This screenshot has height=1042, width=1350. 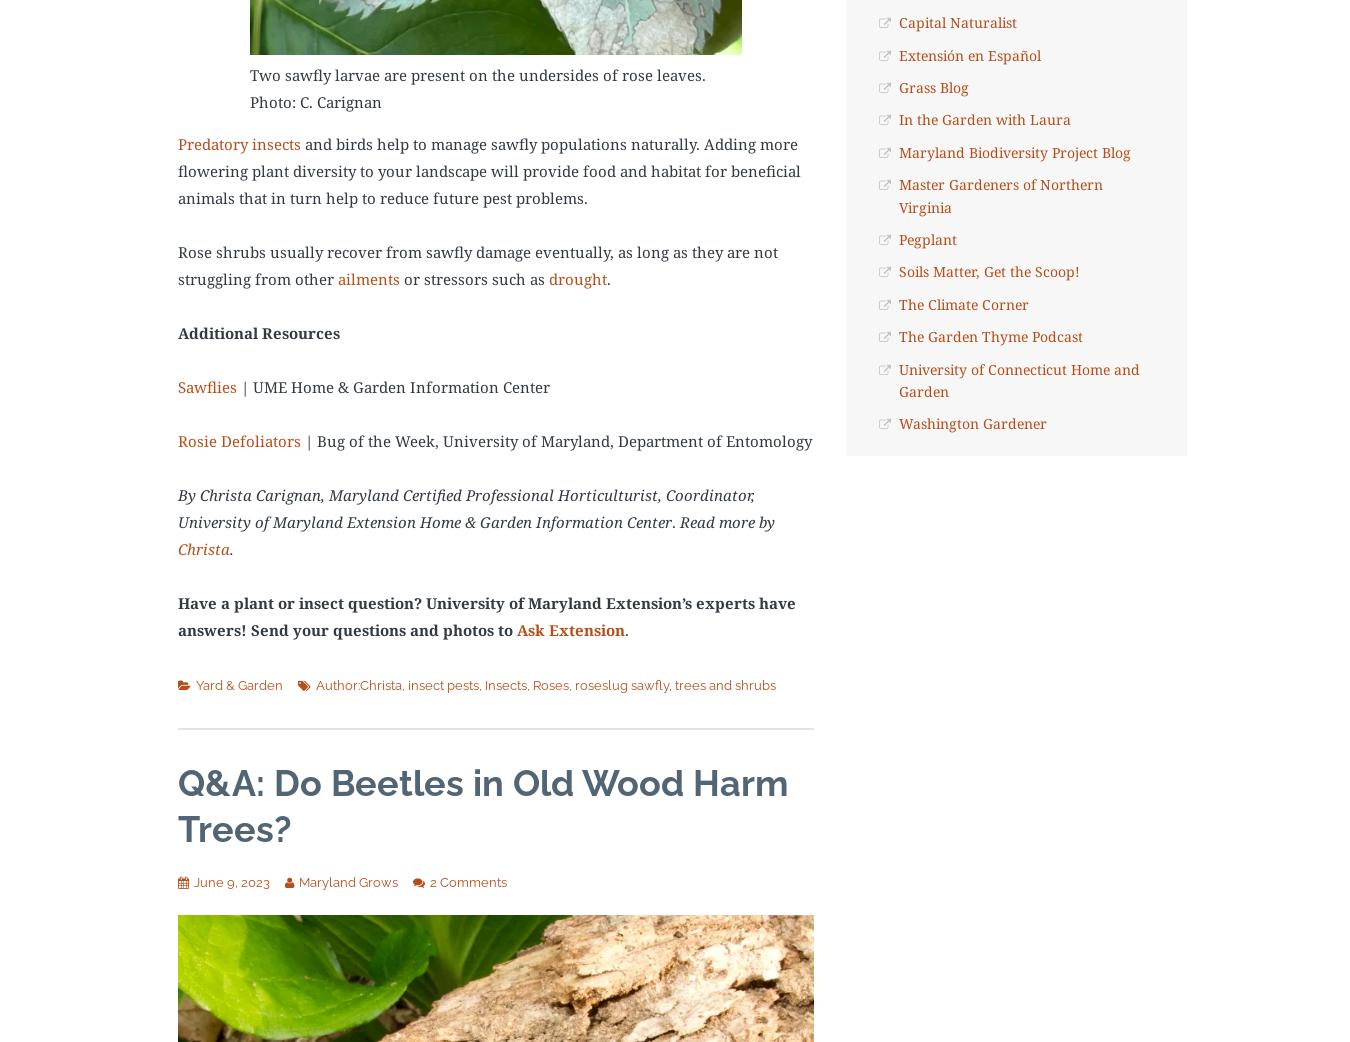 What do you see at coordinates (961, 303) in the screenshot?
I see `'The Climate Corner'` at bounding box center [961, 303].